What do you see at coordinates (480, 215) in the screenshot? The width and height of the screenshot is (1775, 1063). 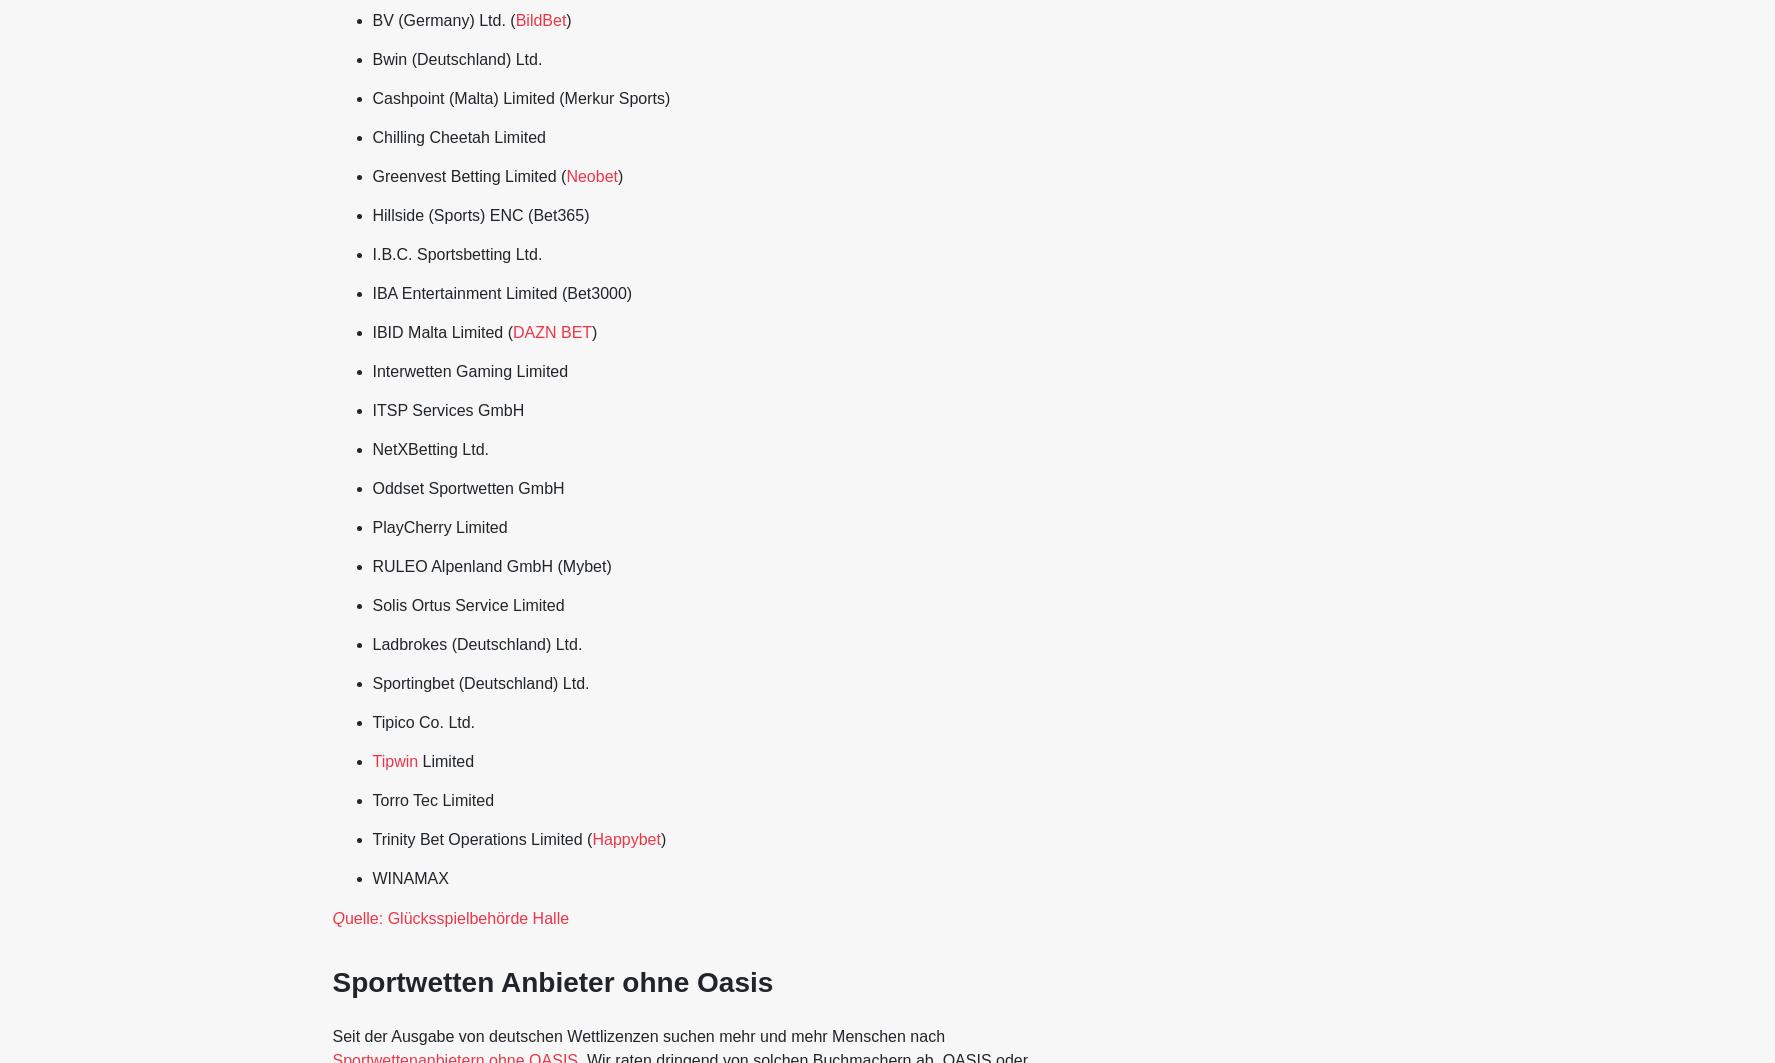 I see `'Hillside (Sports) ENC (Bet365)'` at bounding box center [480, 215].